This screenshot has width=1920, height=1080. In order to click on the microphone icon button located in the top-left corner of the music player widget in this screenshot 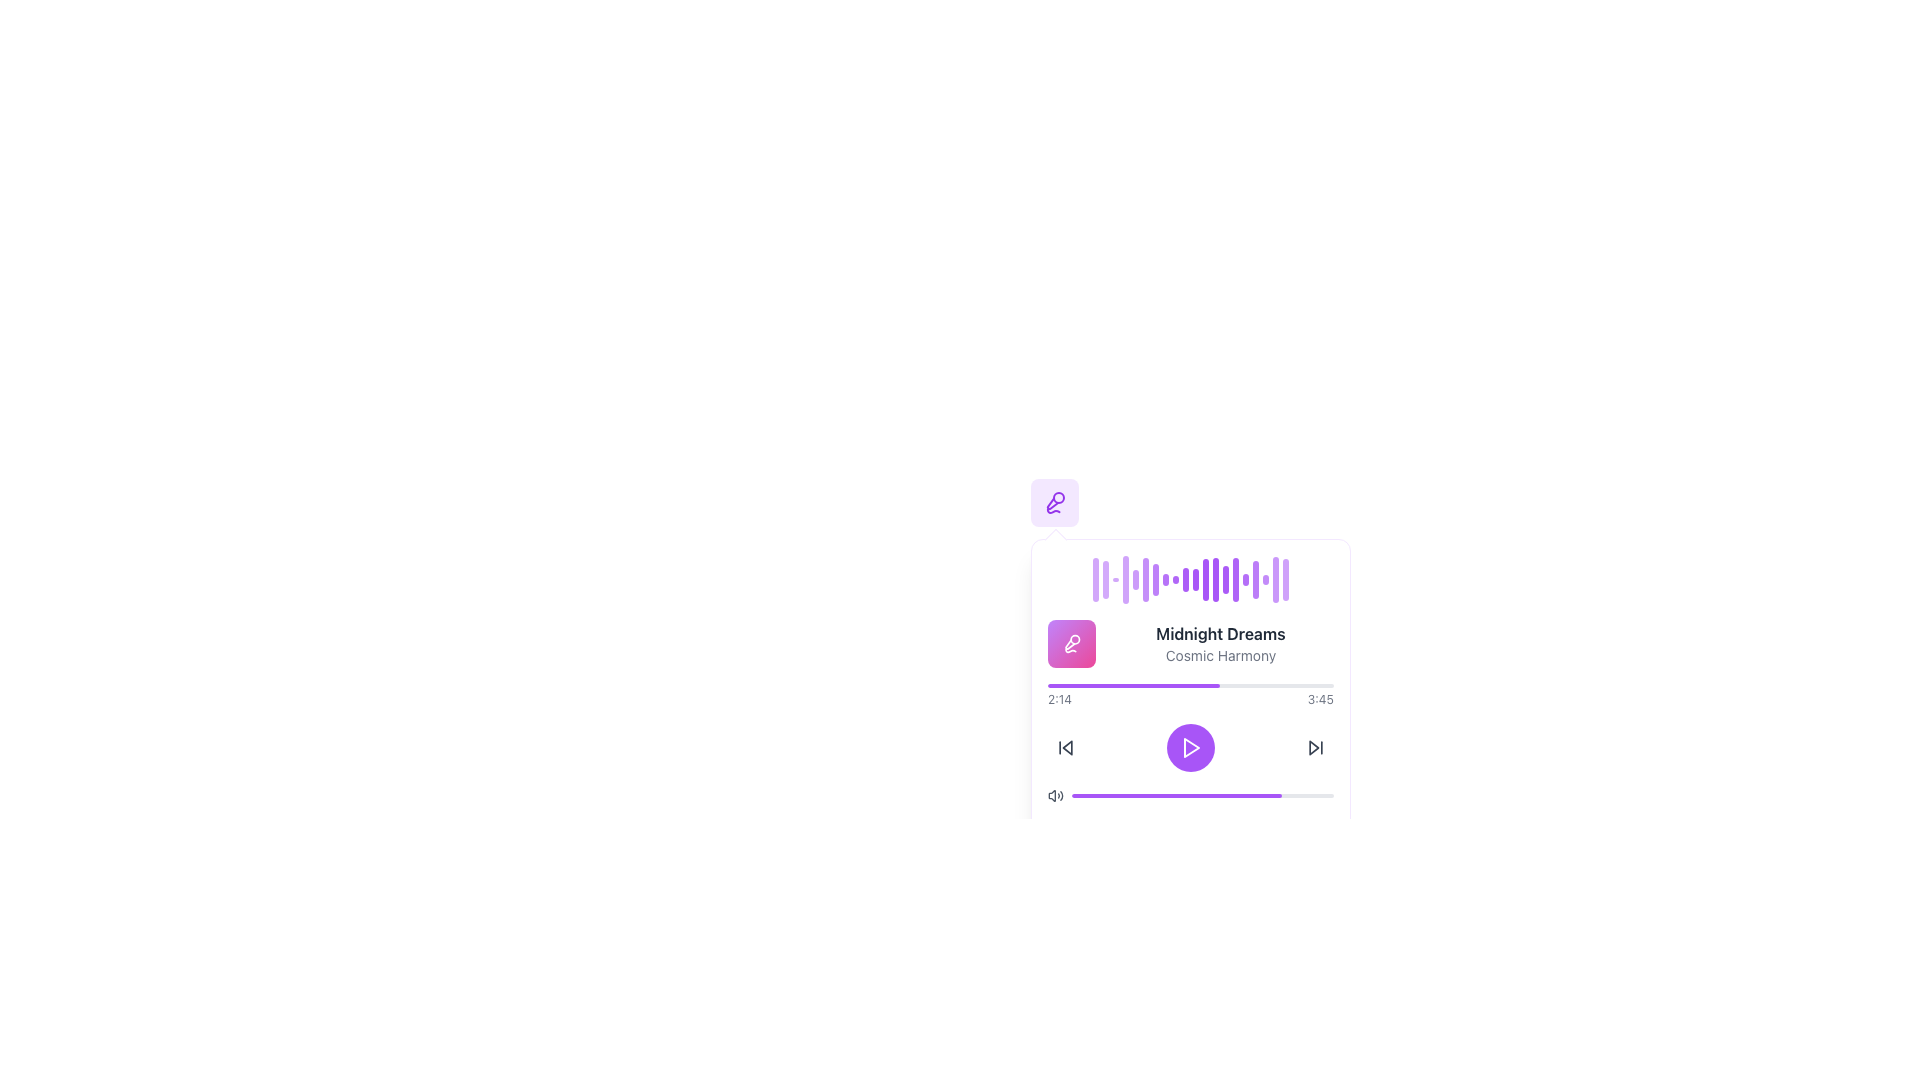, I will do `click(1054, 501)`.